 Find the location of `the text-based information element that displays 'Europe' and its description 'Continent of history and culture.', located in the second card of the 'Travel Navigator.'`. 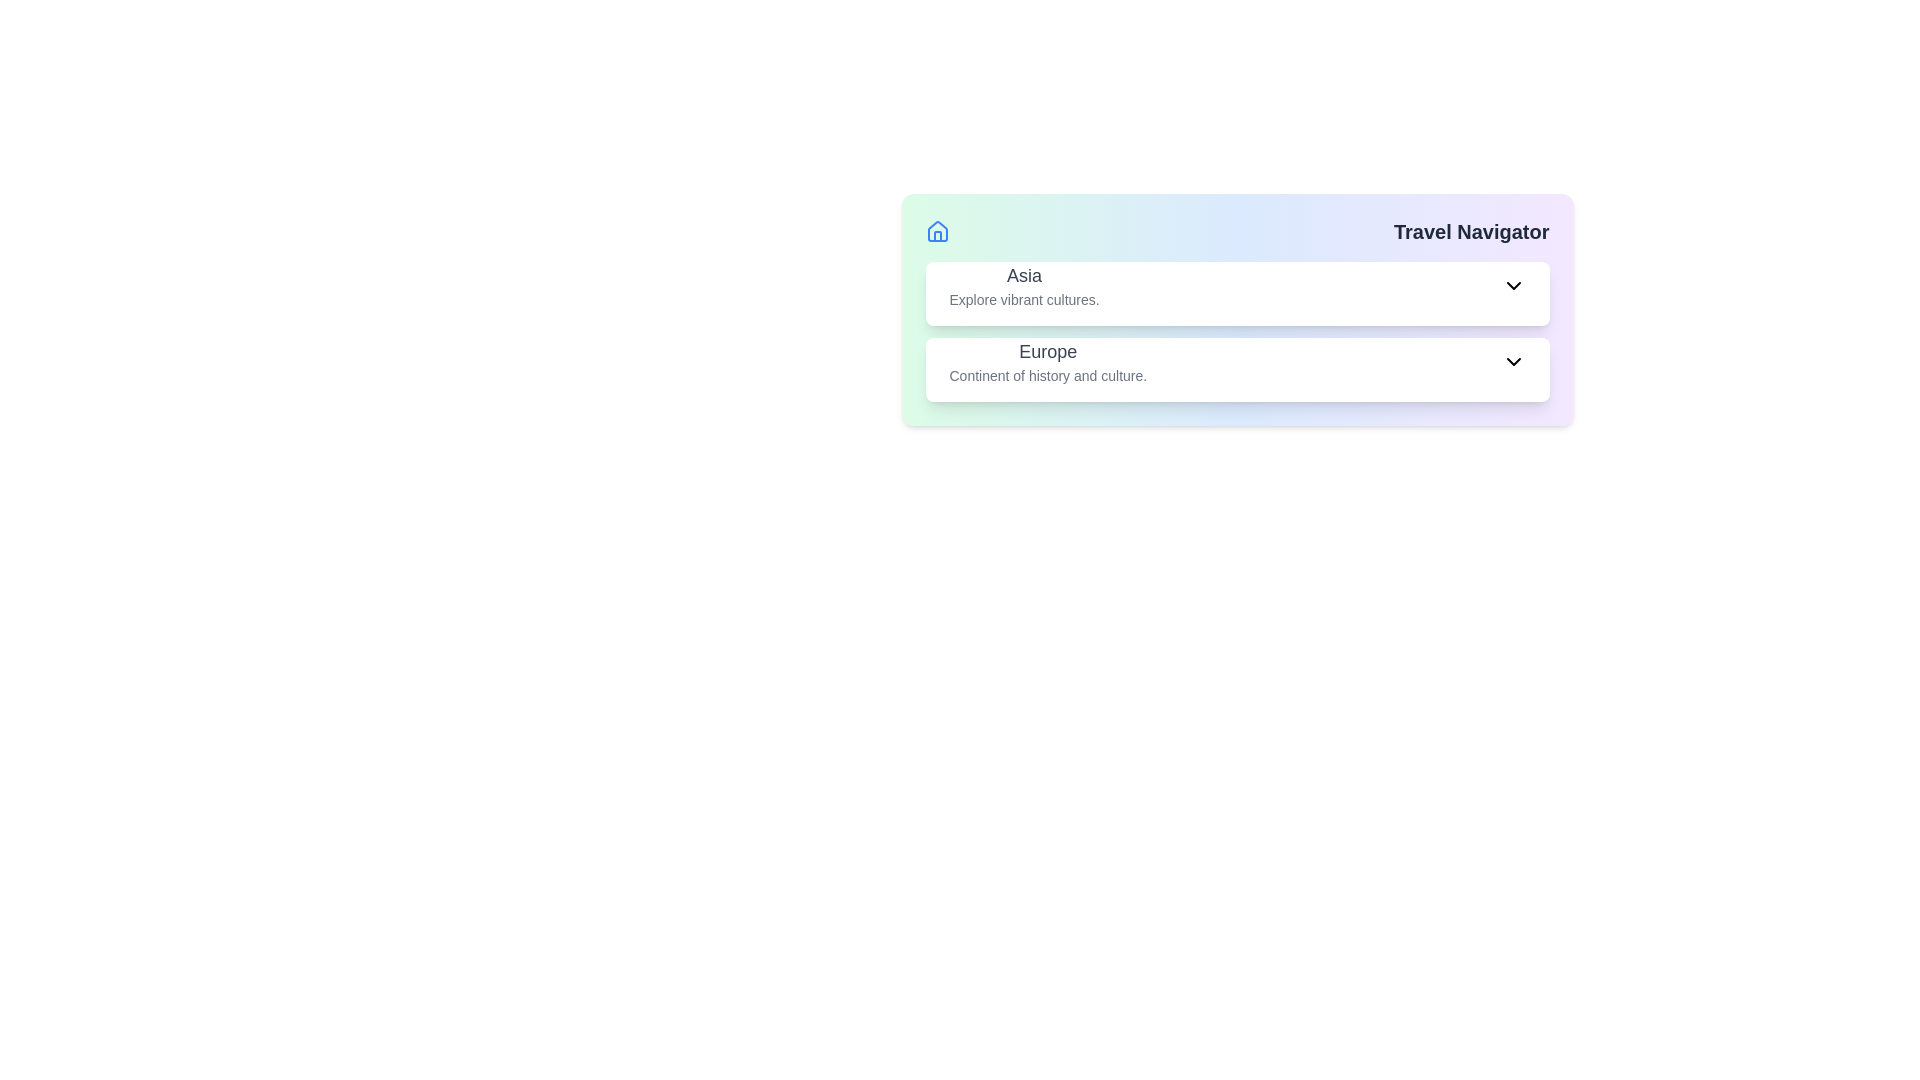

the text-based information element that displays 'Europe' and its description 'Continent of history and culture.', located in the second card of the 'Travel Navigator.' is located at coordinates (1047, 362).